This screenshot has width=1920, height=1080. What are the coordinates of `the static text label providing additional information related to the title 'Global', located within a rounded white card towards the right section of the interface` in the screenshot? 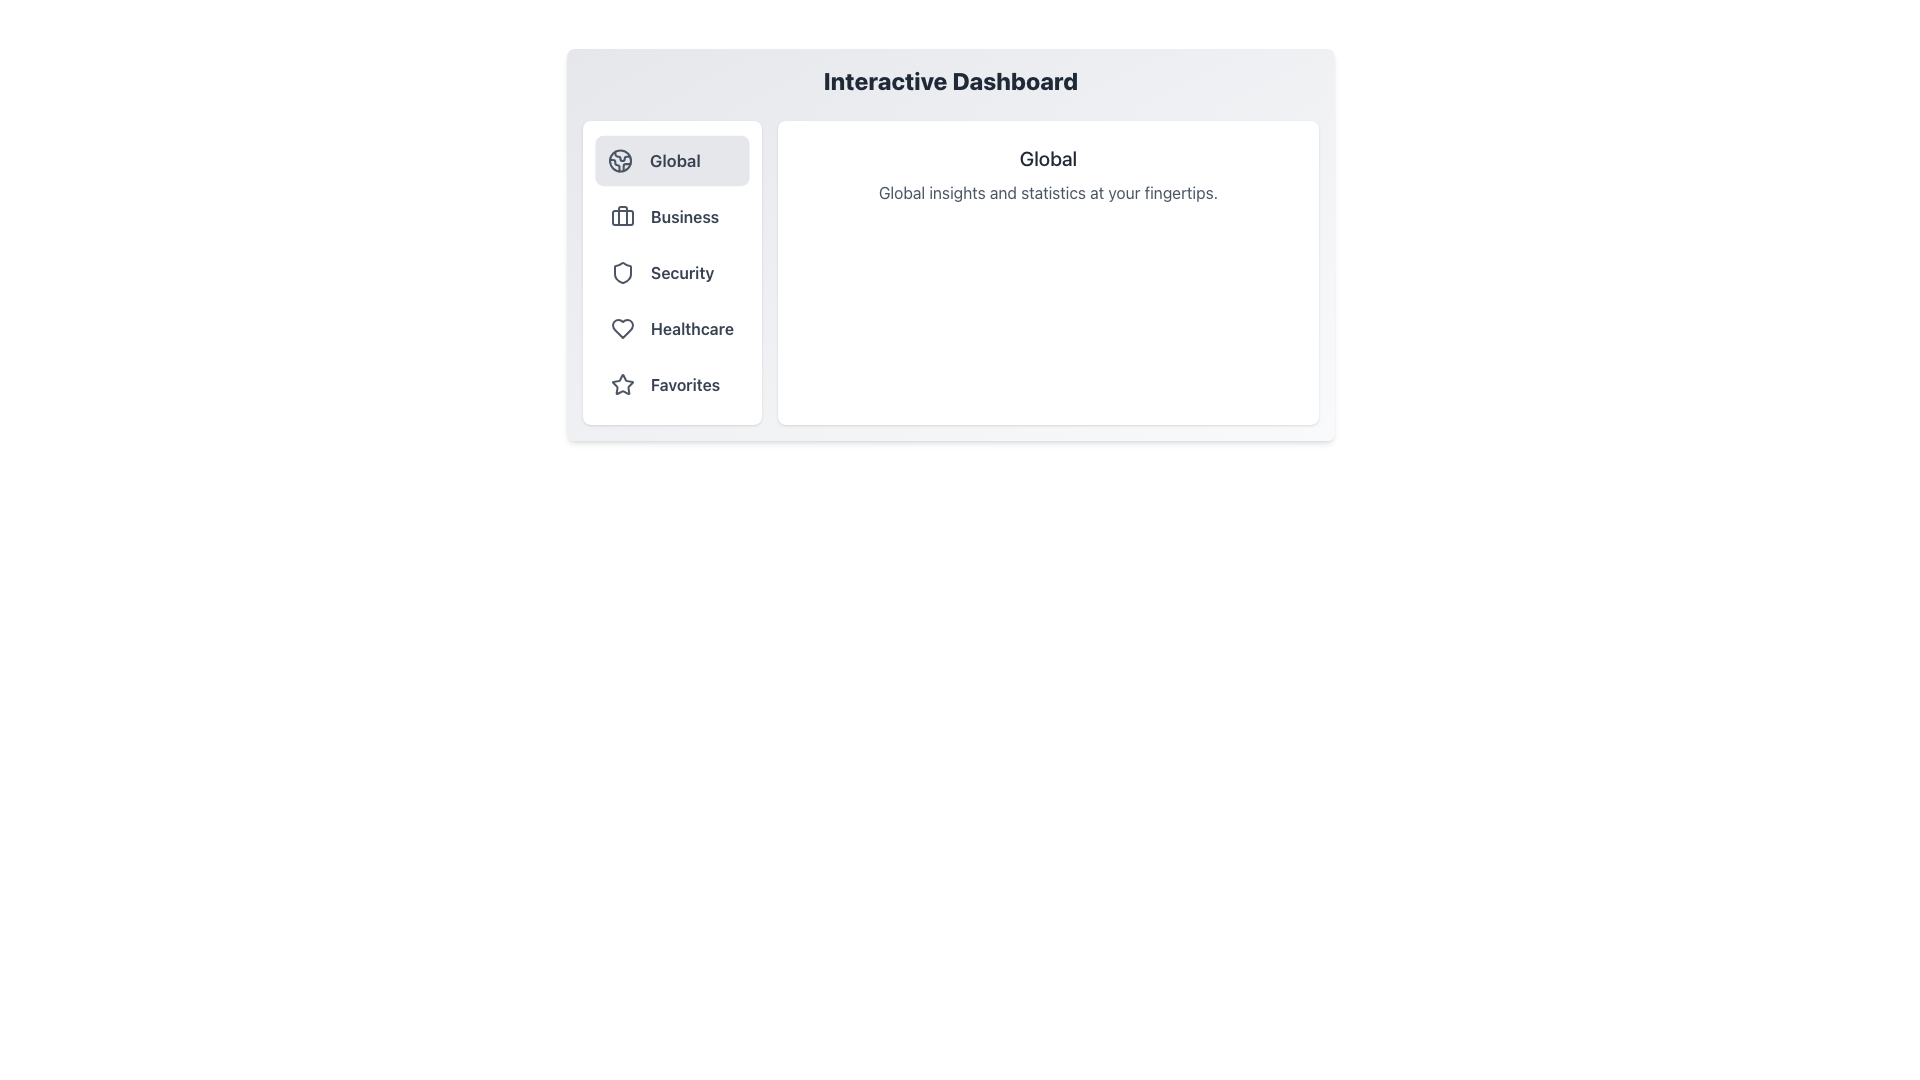 It's located at (1047, 192).